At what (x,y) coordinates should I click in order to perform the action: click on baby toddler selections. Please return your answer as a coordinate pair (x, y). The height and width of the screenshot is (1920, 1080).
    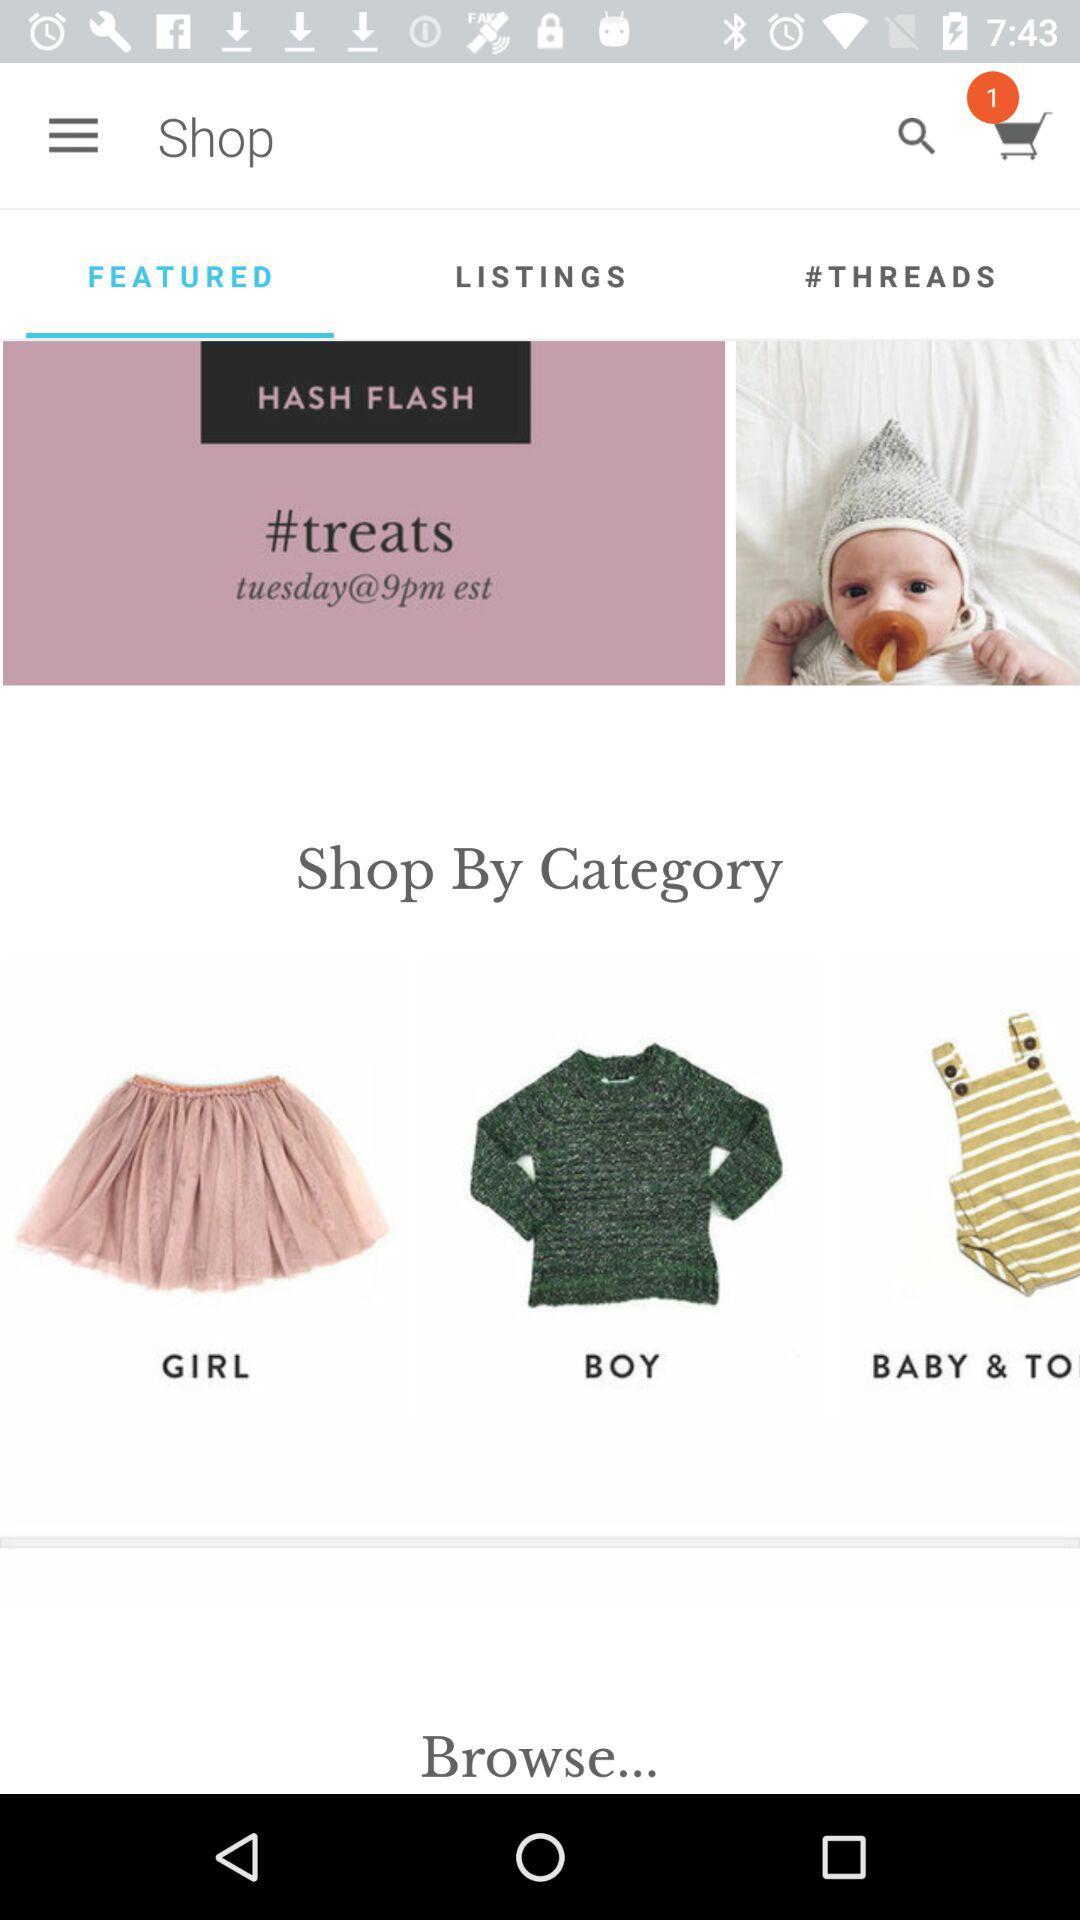
    Looking at the image, I should click on (958, 1186).